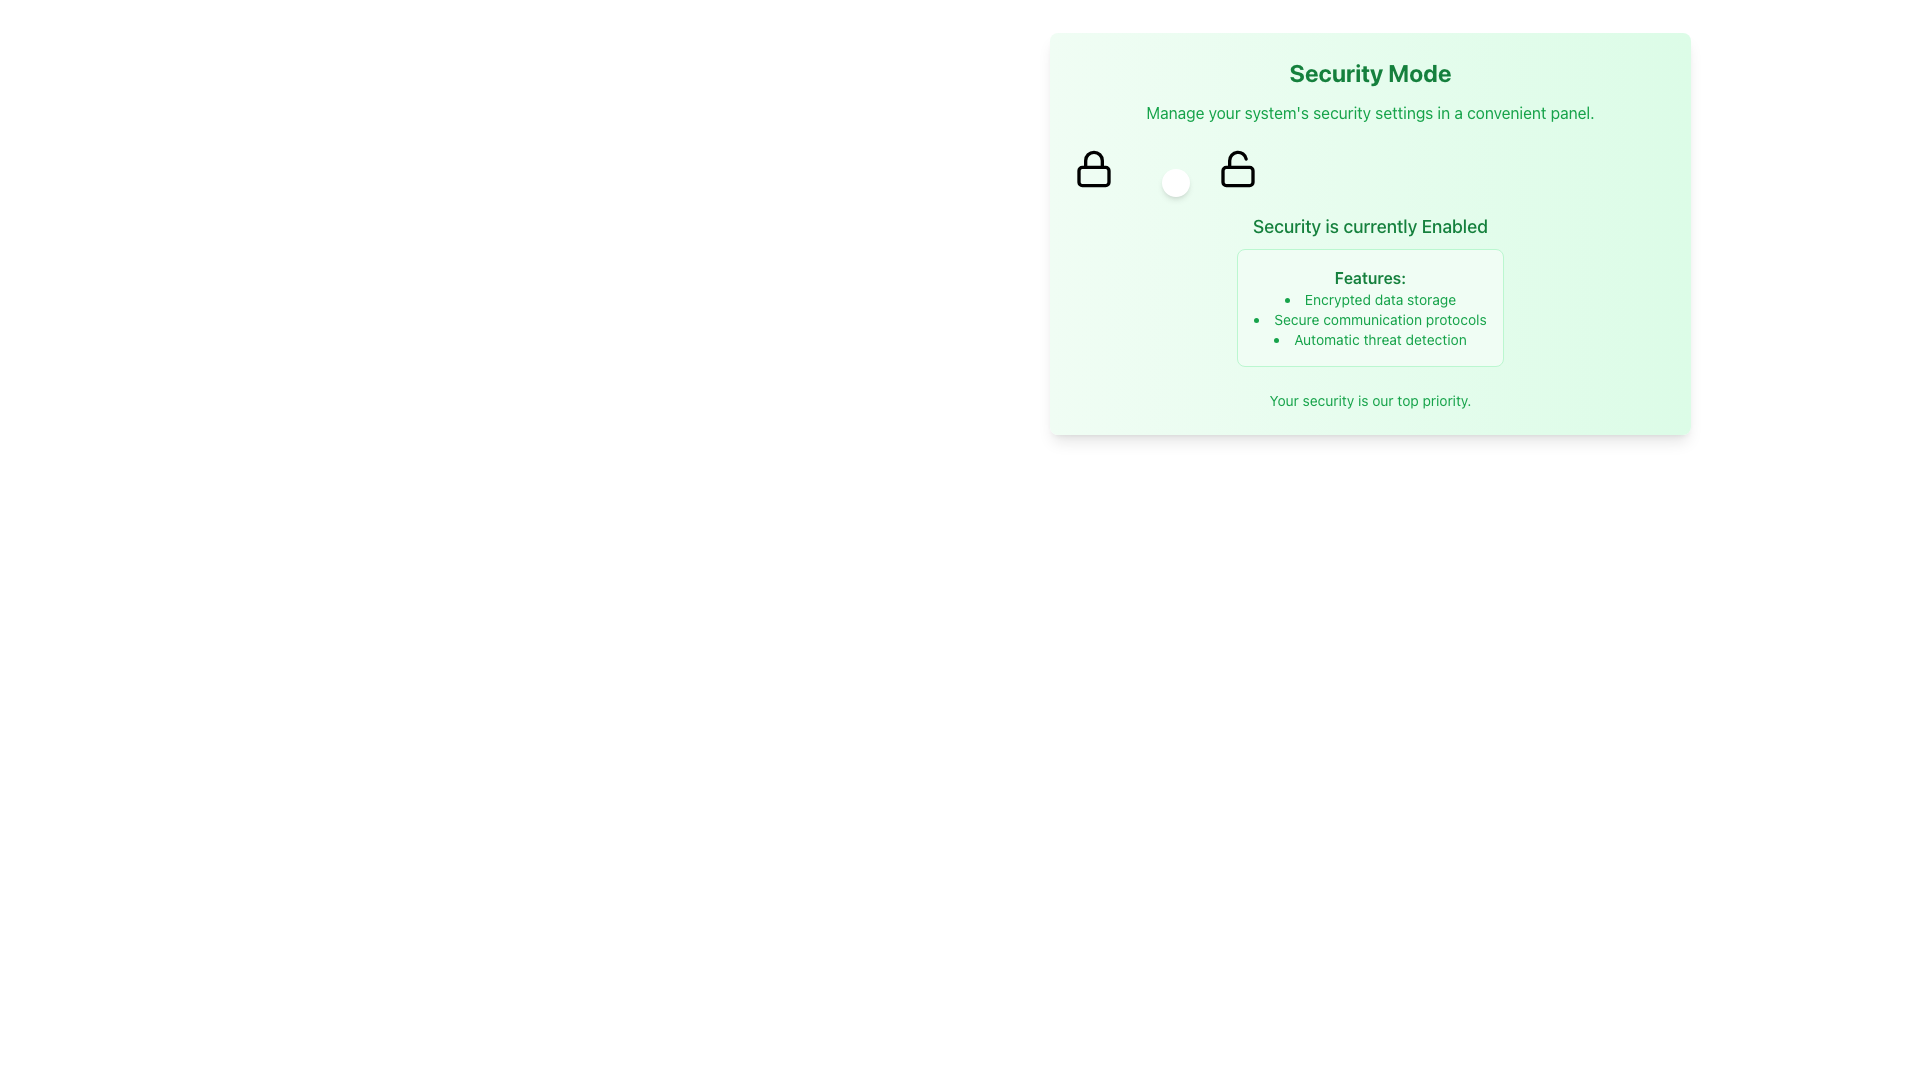  I want to click on list of features displayed in green text within the light green box titled 'Features:' in the 'Security Mode' panel, so click(1369, 319).